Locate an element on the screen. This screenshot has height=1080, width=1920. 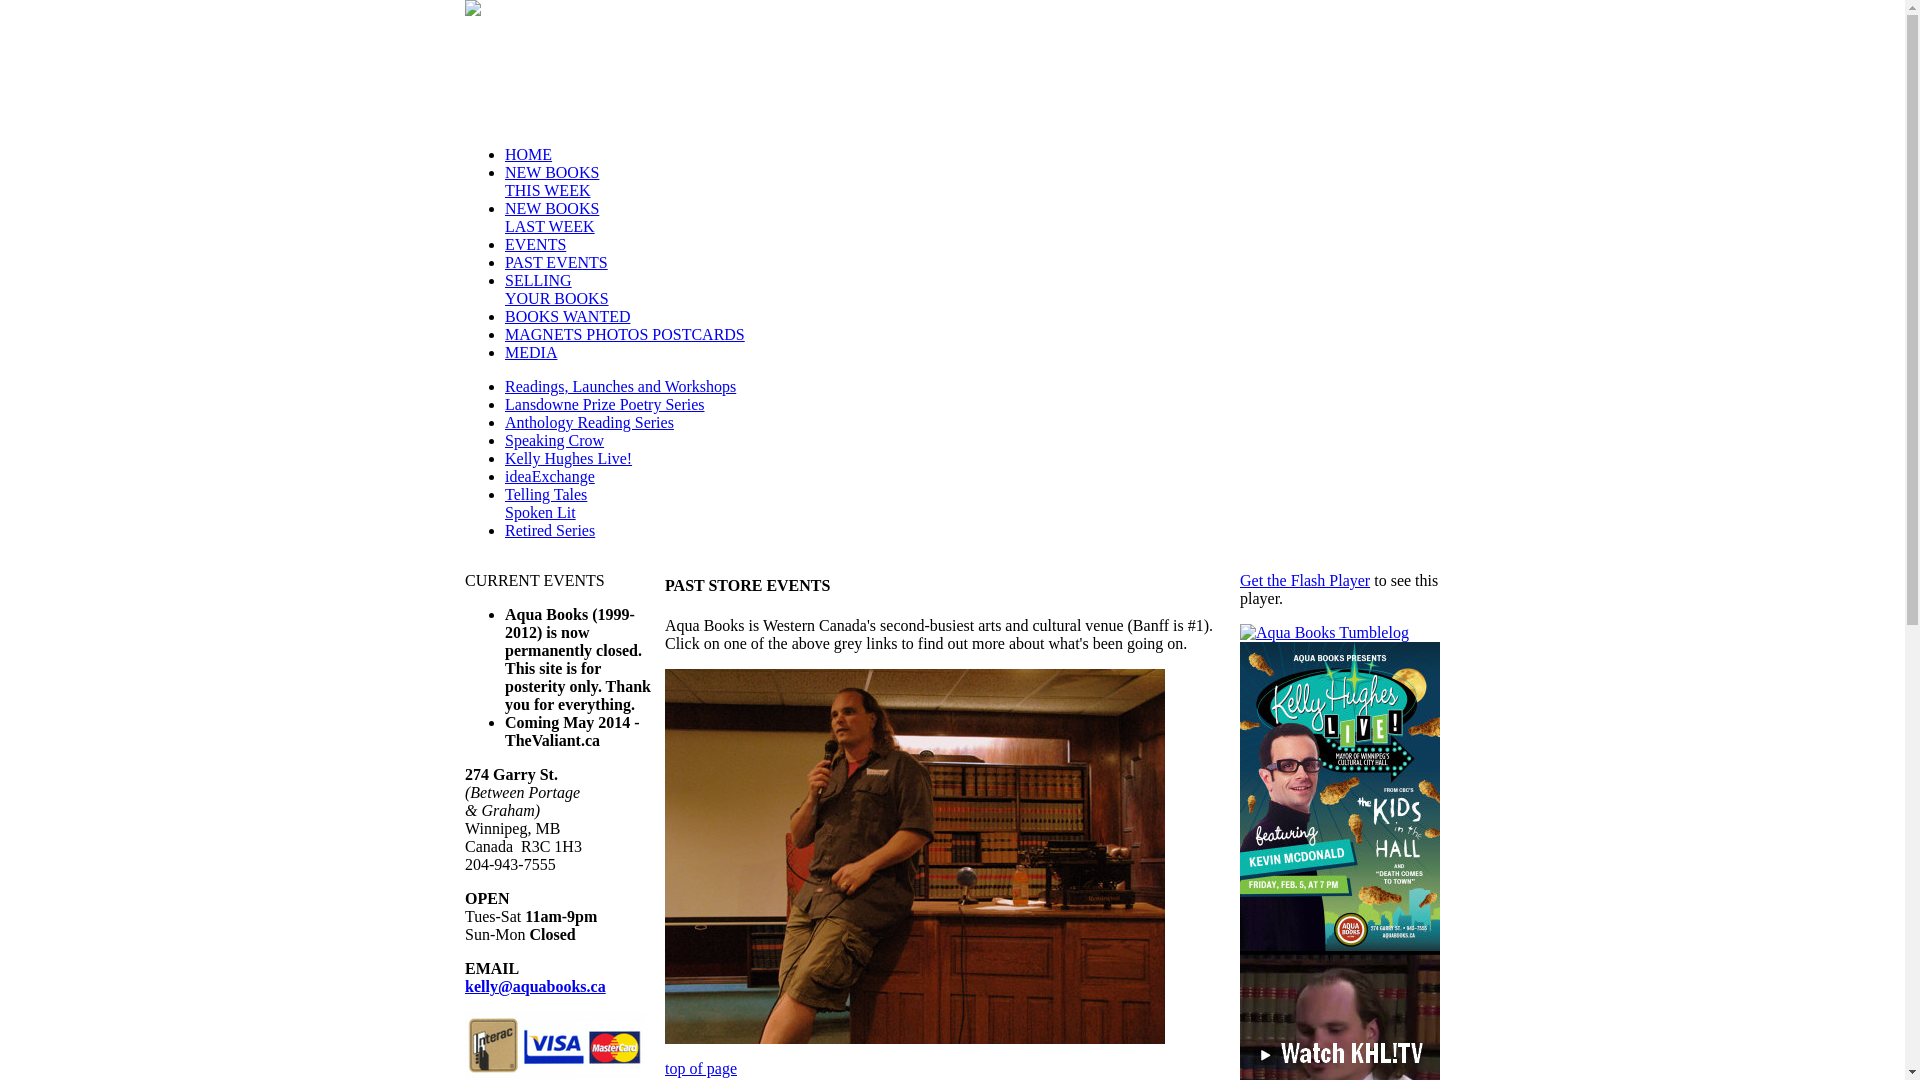
'ideaExchange' is located at coordinates (550, 476).